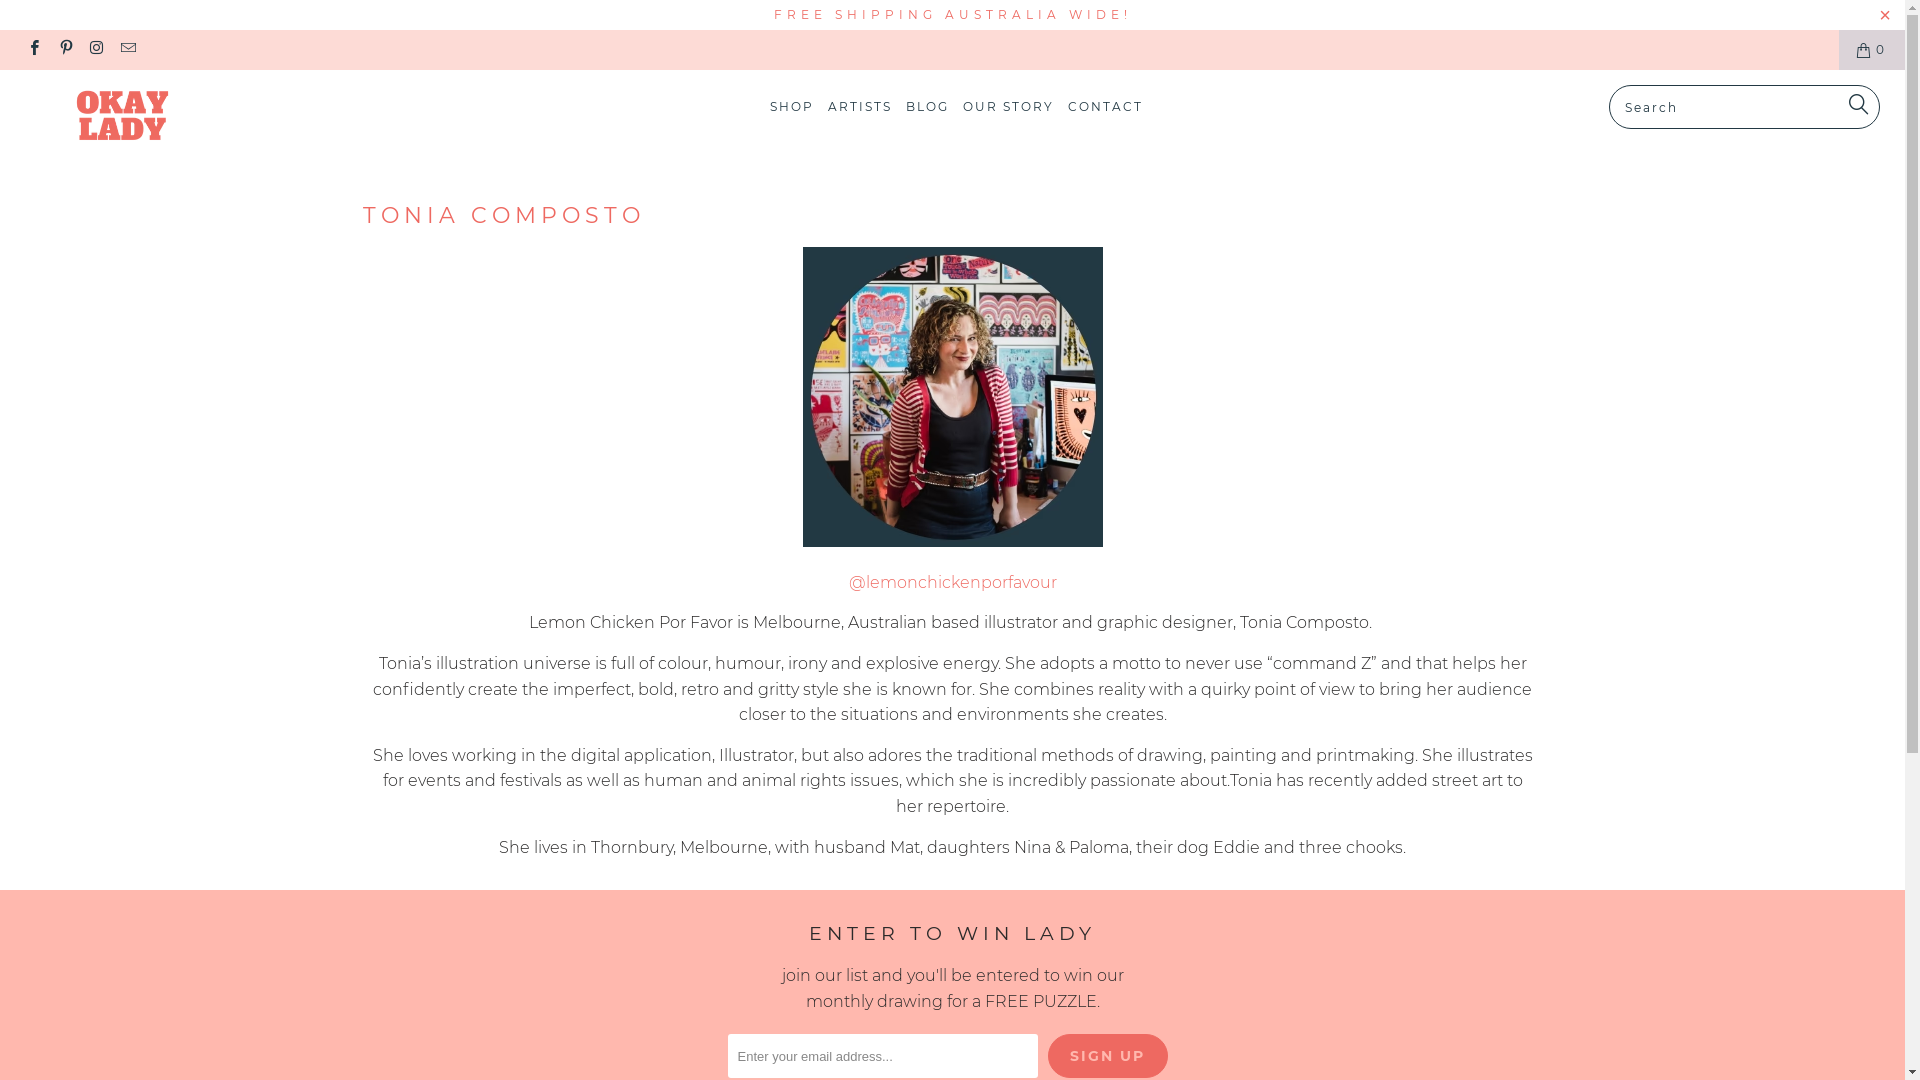 This screenshot has width=1920, height=1080. Describe the element at coordinates (791, 107) in the screenshot. I see `'SHOP'` at that location.